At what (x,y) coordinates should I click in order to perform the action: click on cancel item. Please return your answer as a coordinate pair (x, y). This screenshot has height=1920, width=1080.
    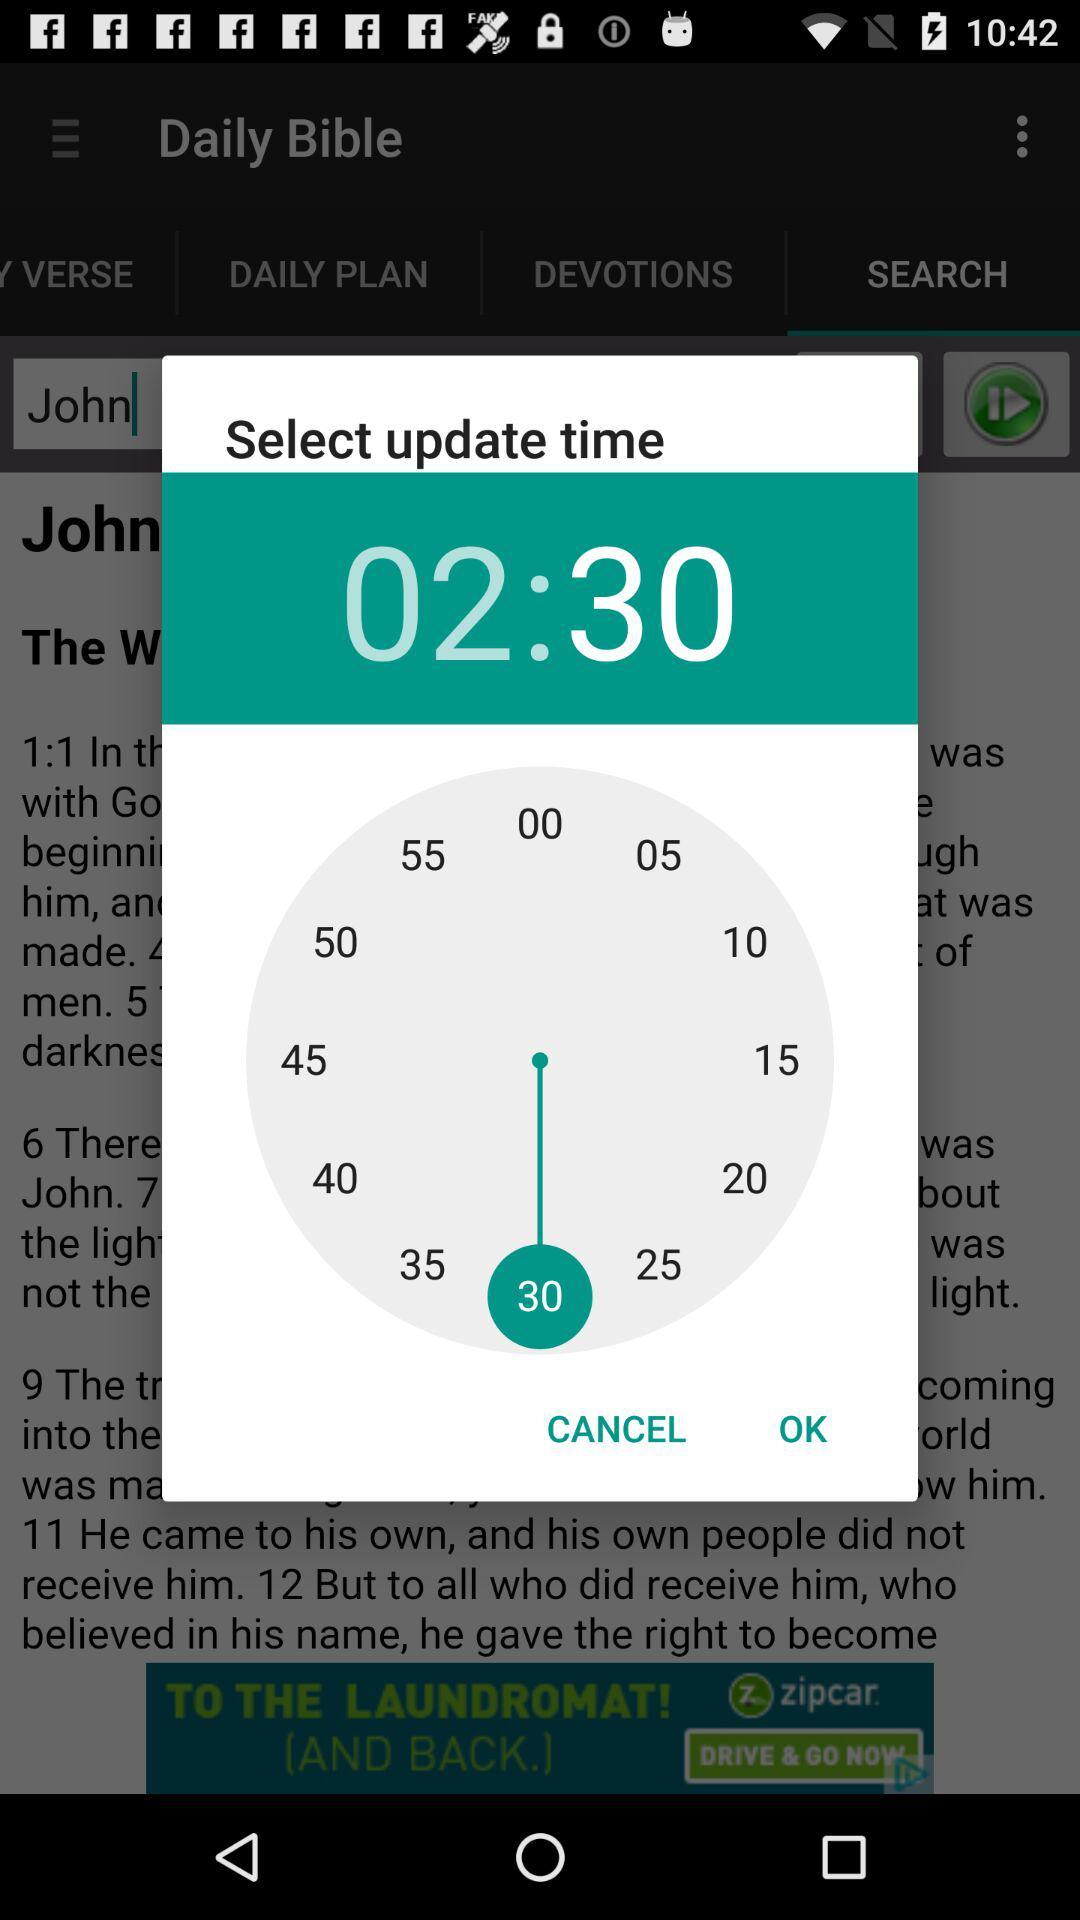
    Looking at the image, I should click on (615, 1427).